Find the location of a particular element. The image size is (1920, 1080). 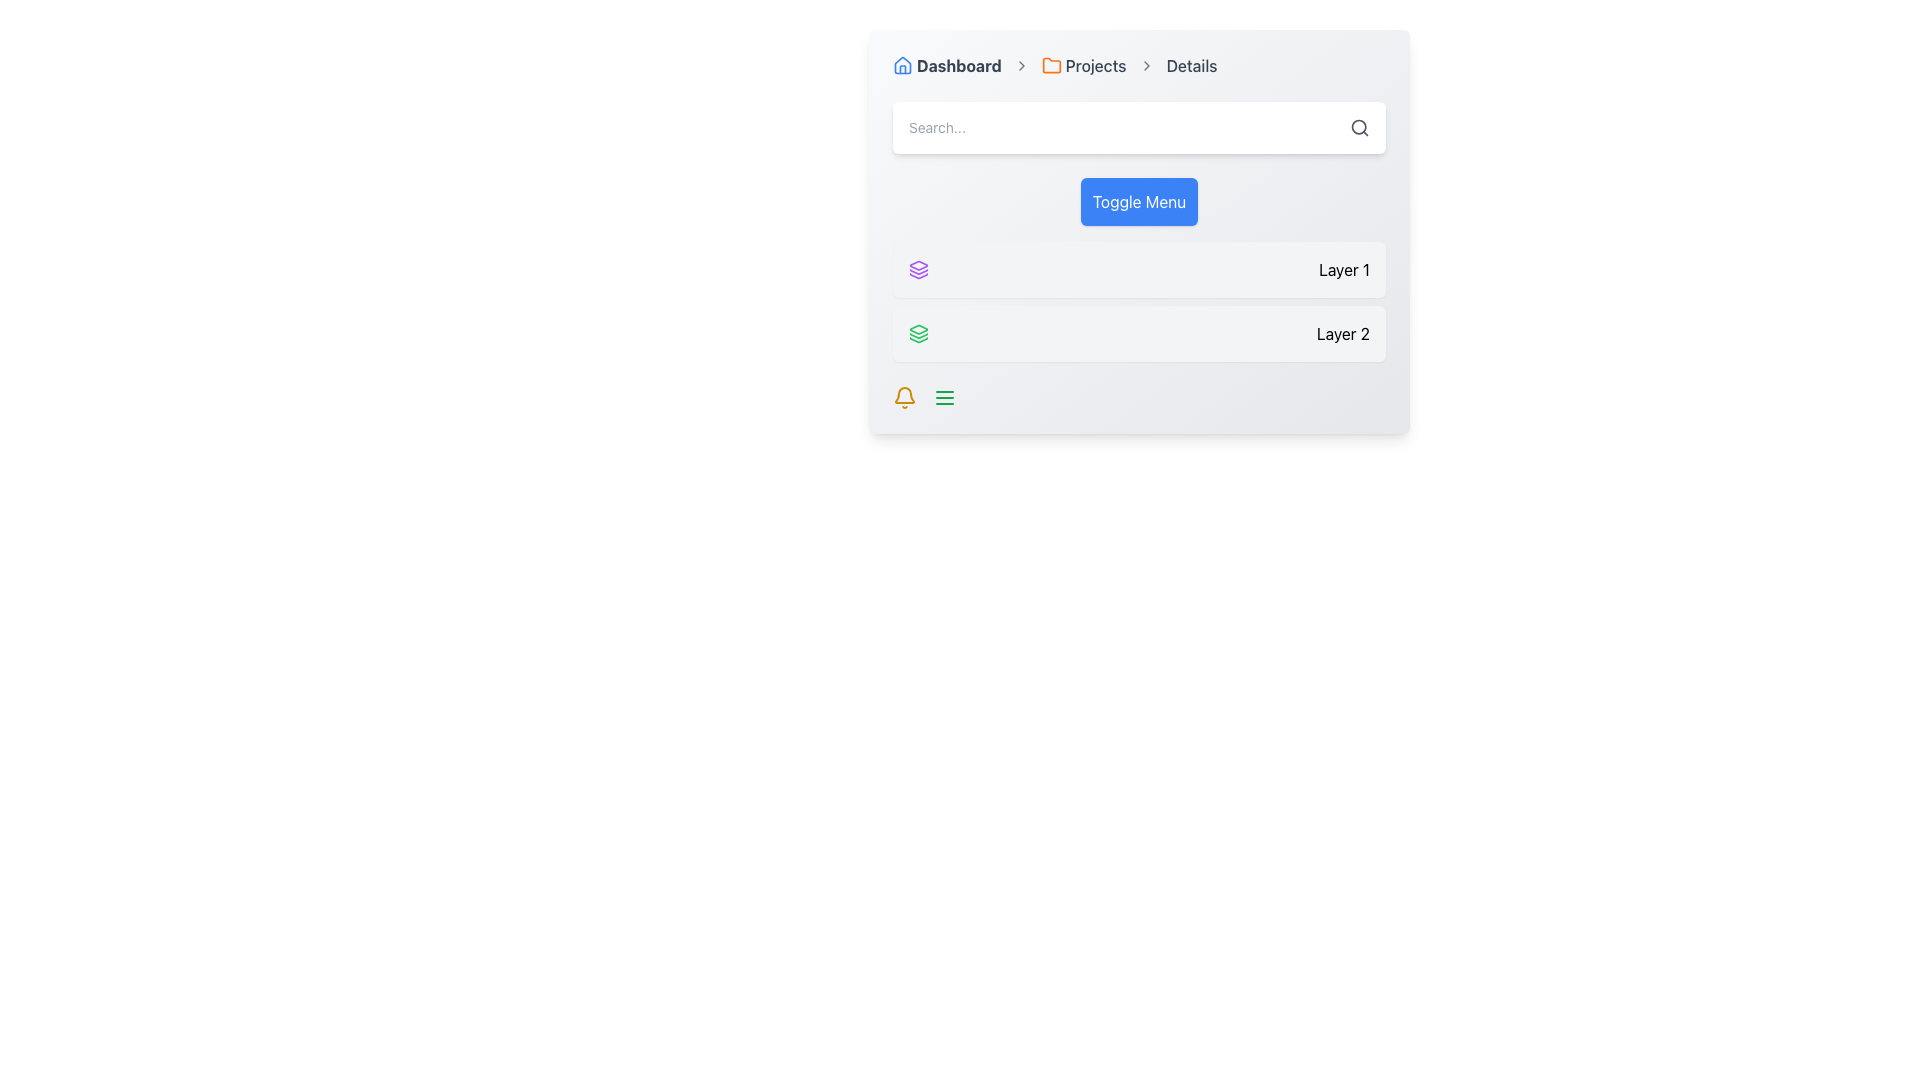

assistive tools is located at coordinates (1050, 64).